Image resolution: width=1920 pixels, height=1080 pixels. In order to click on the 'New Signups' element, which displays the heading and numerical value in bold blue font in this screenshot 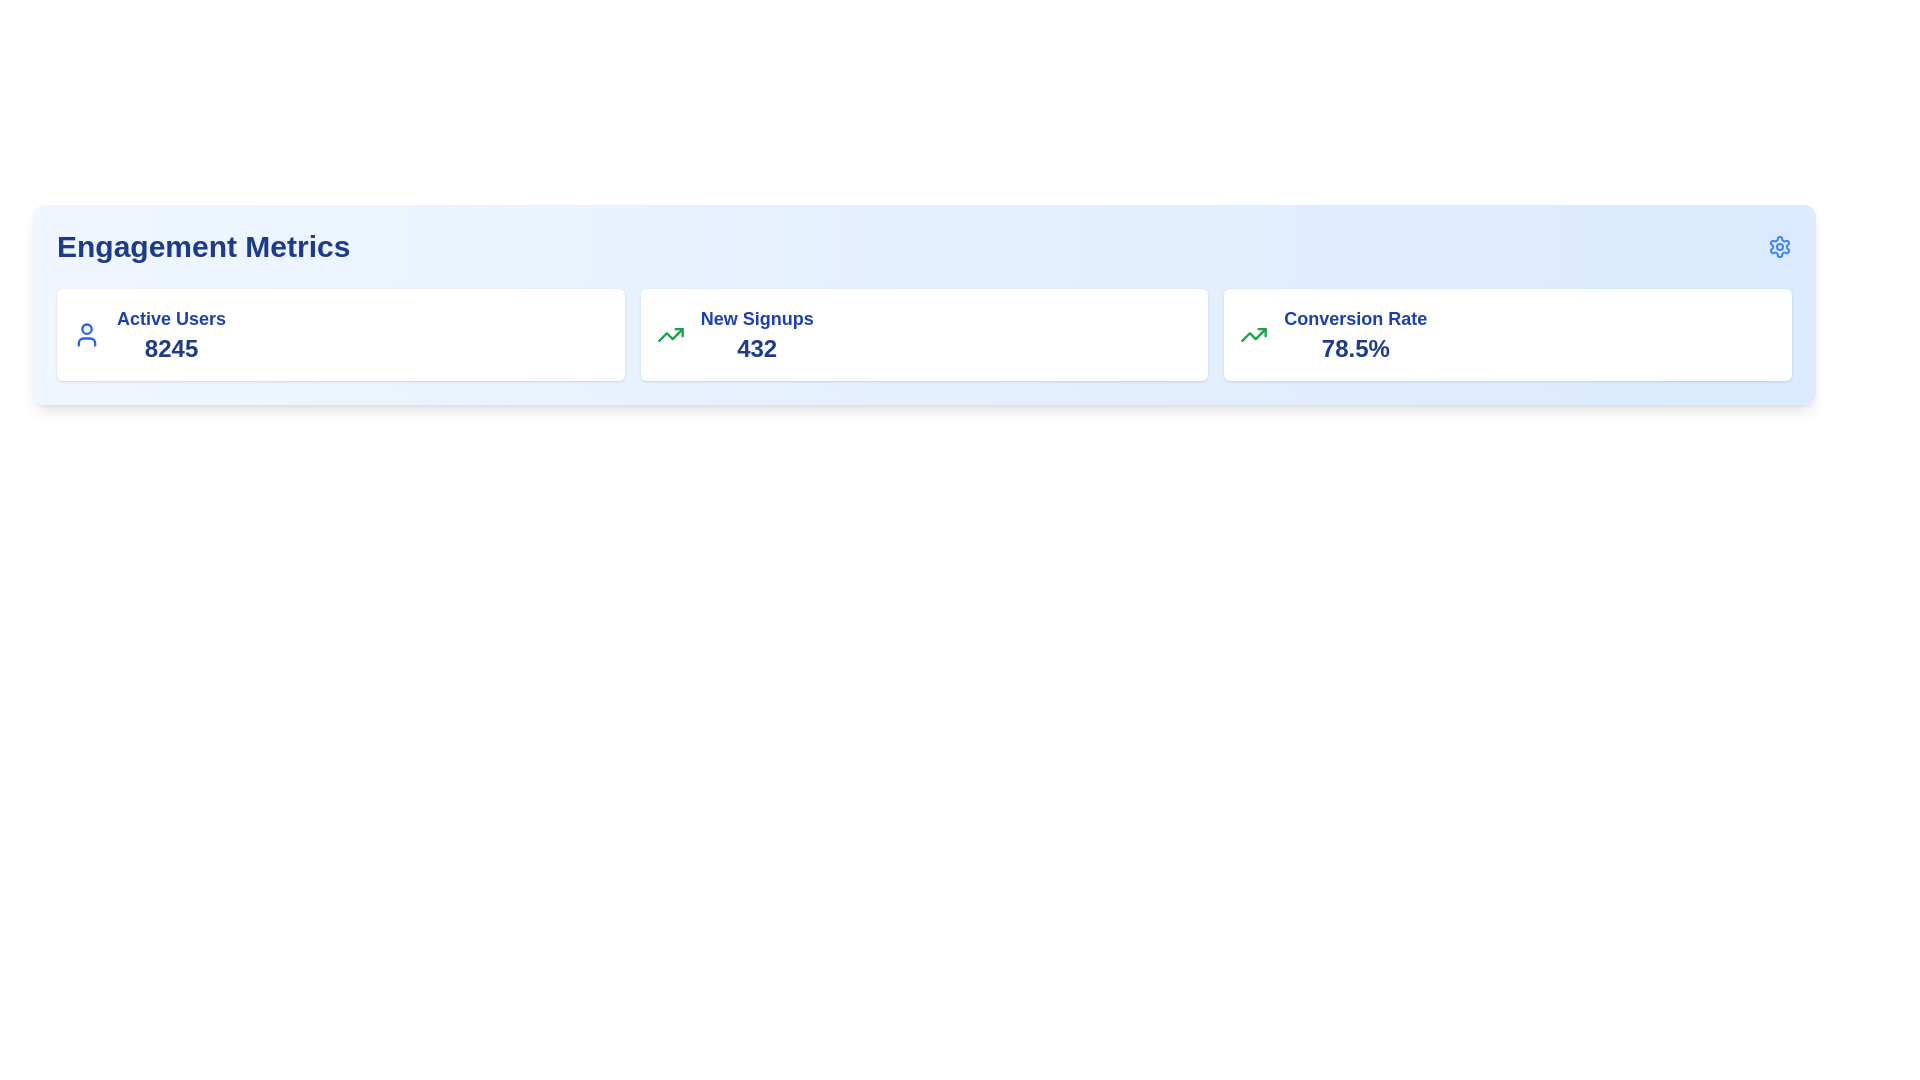, I will do `click(756, 334)`.